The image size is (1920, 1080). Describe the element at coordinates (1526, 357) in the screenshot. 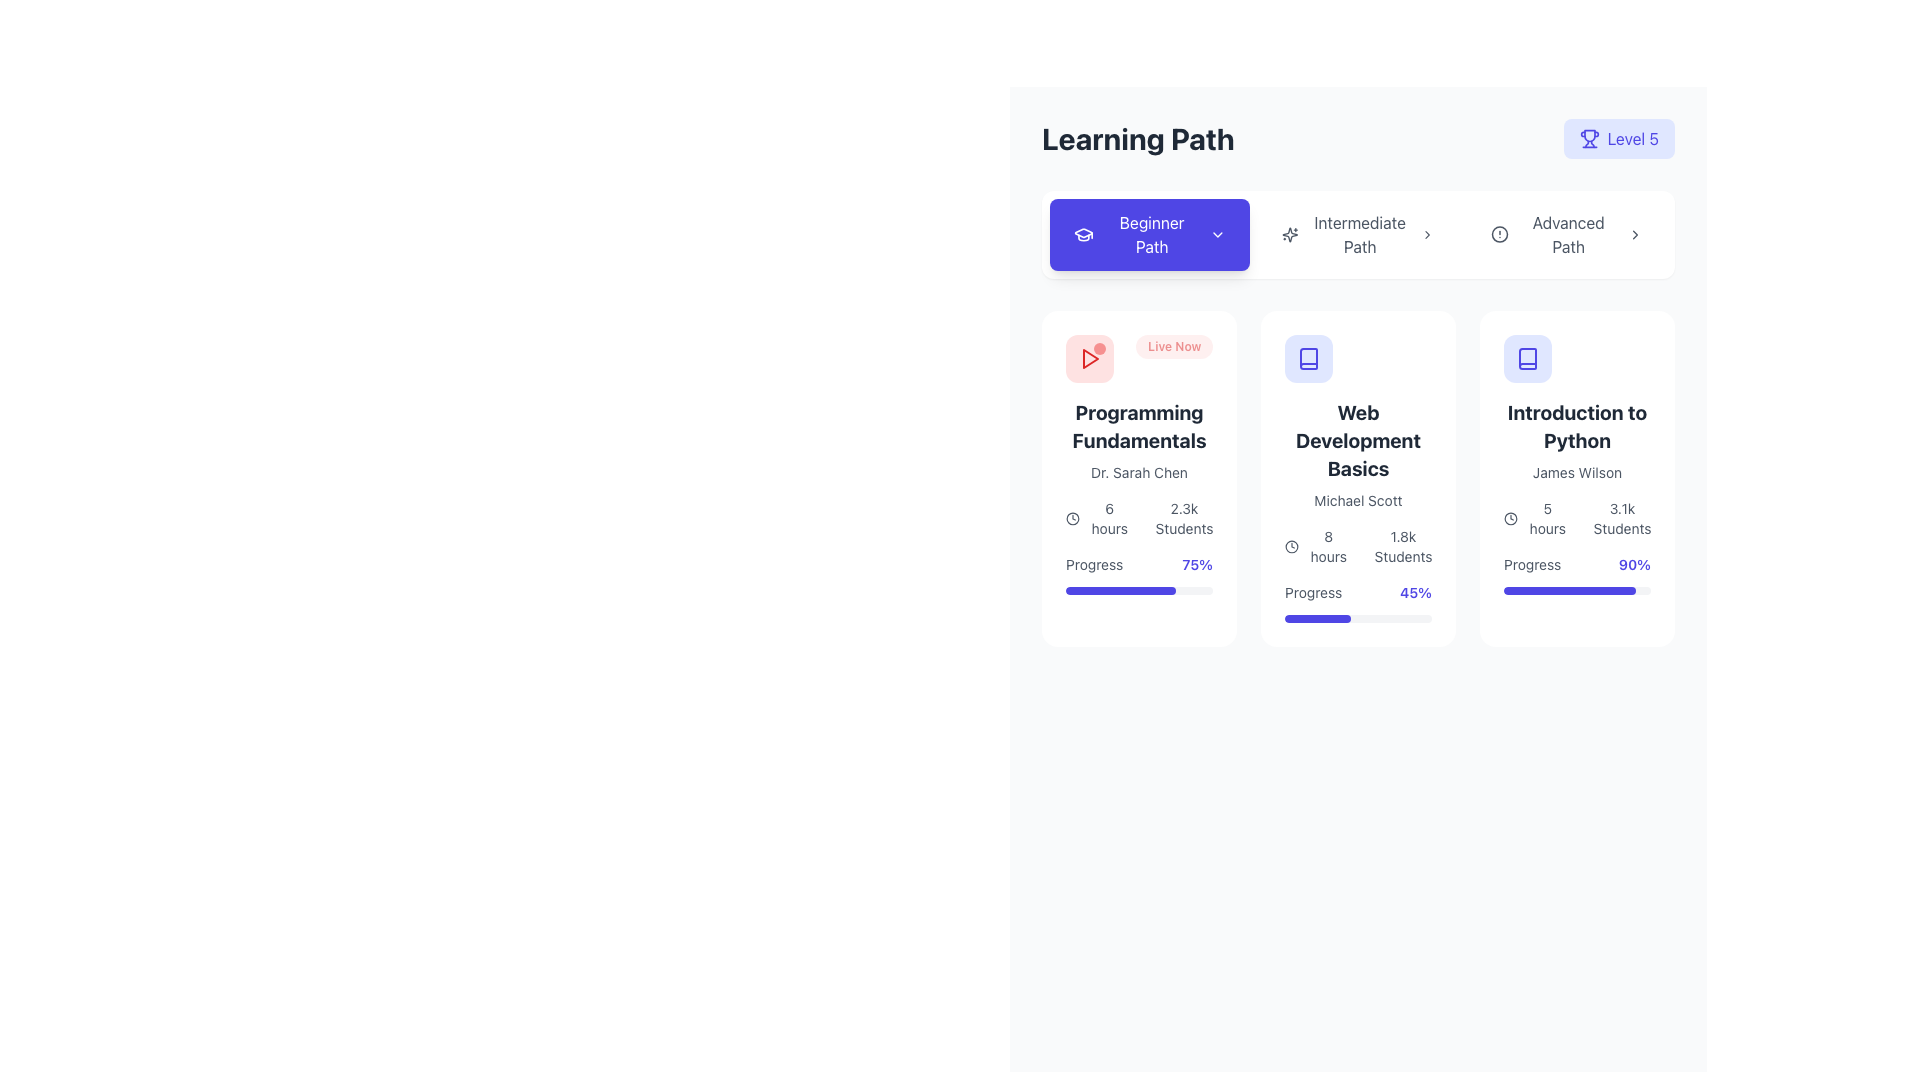

I see `the square icon with rounded edges featuring a book-like symbol on a light indigo background, located at the top-right corner of the 'Introduction to Python' card` at that location.